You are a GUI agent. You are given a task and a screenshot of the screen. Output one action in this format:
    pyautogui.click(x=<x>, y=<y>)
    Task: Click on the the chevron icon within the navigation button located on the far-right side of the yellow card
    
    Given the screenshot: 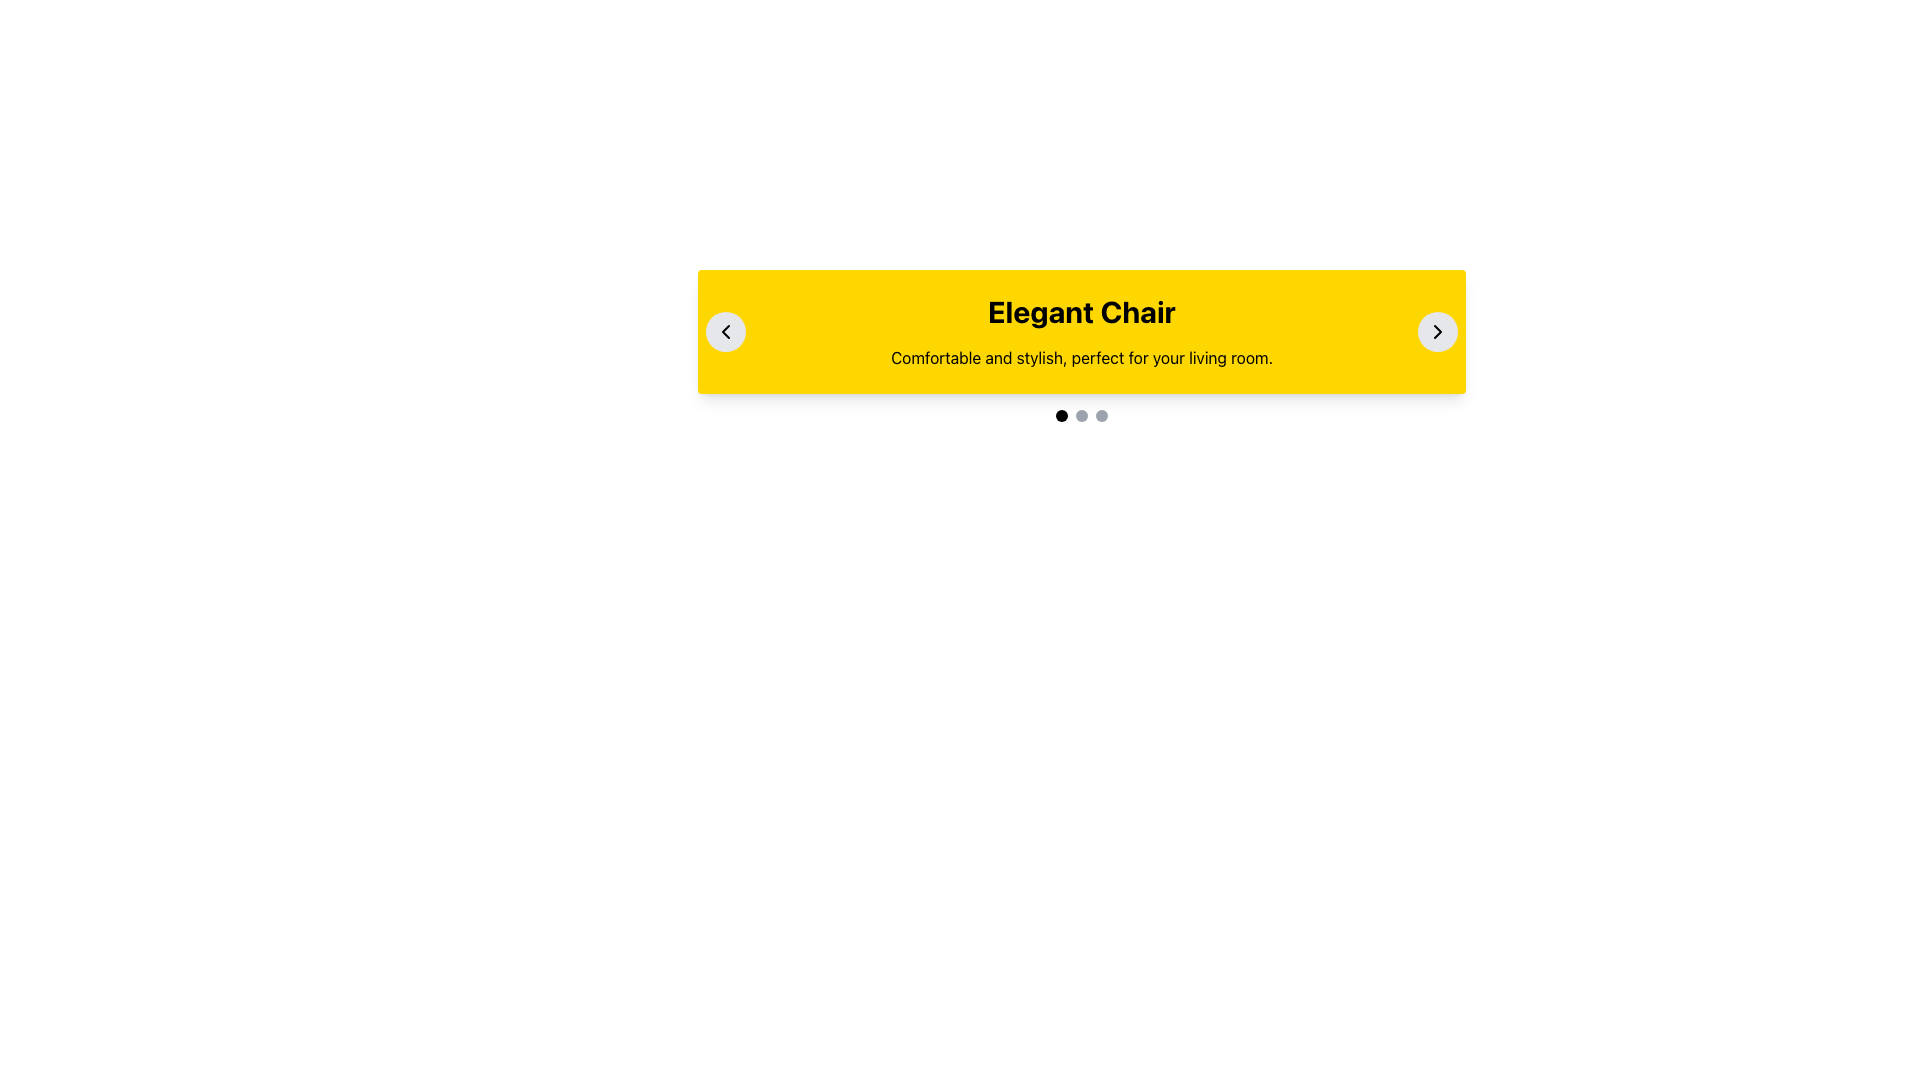 What is the action you would take?
    pyautogui.click(x=1437, y=330)
    